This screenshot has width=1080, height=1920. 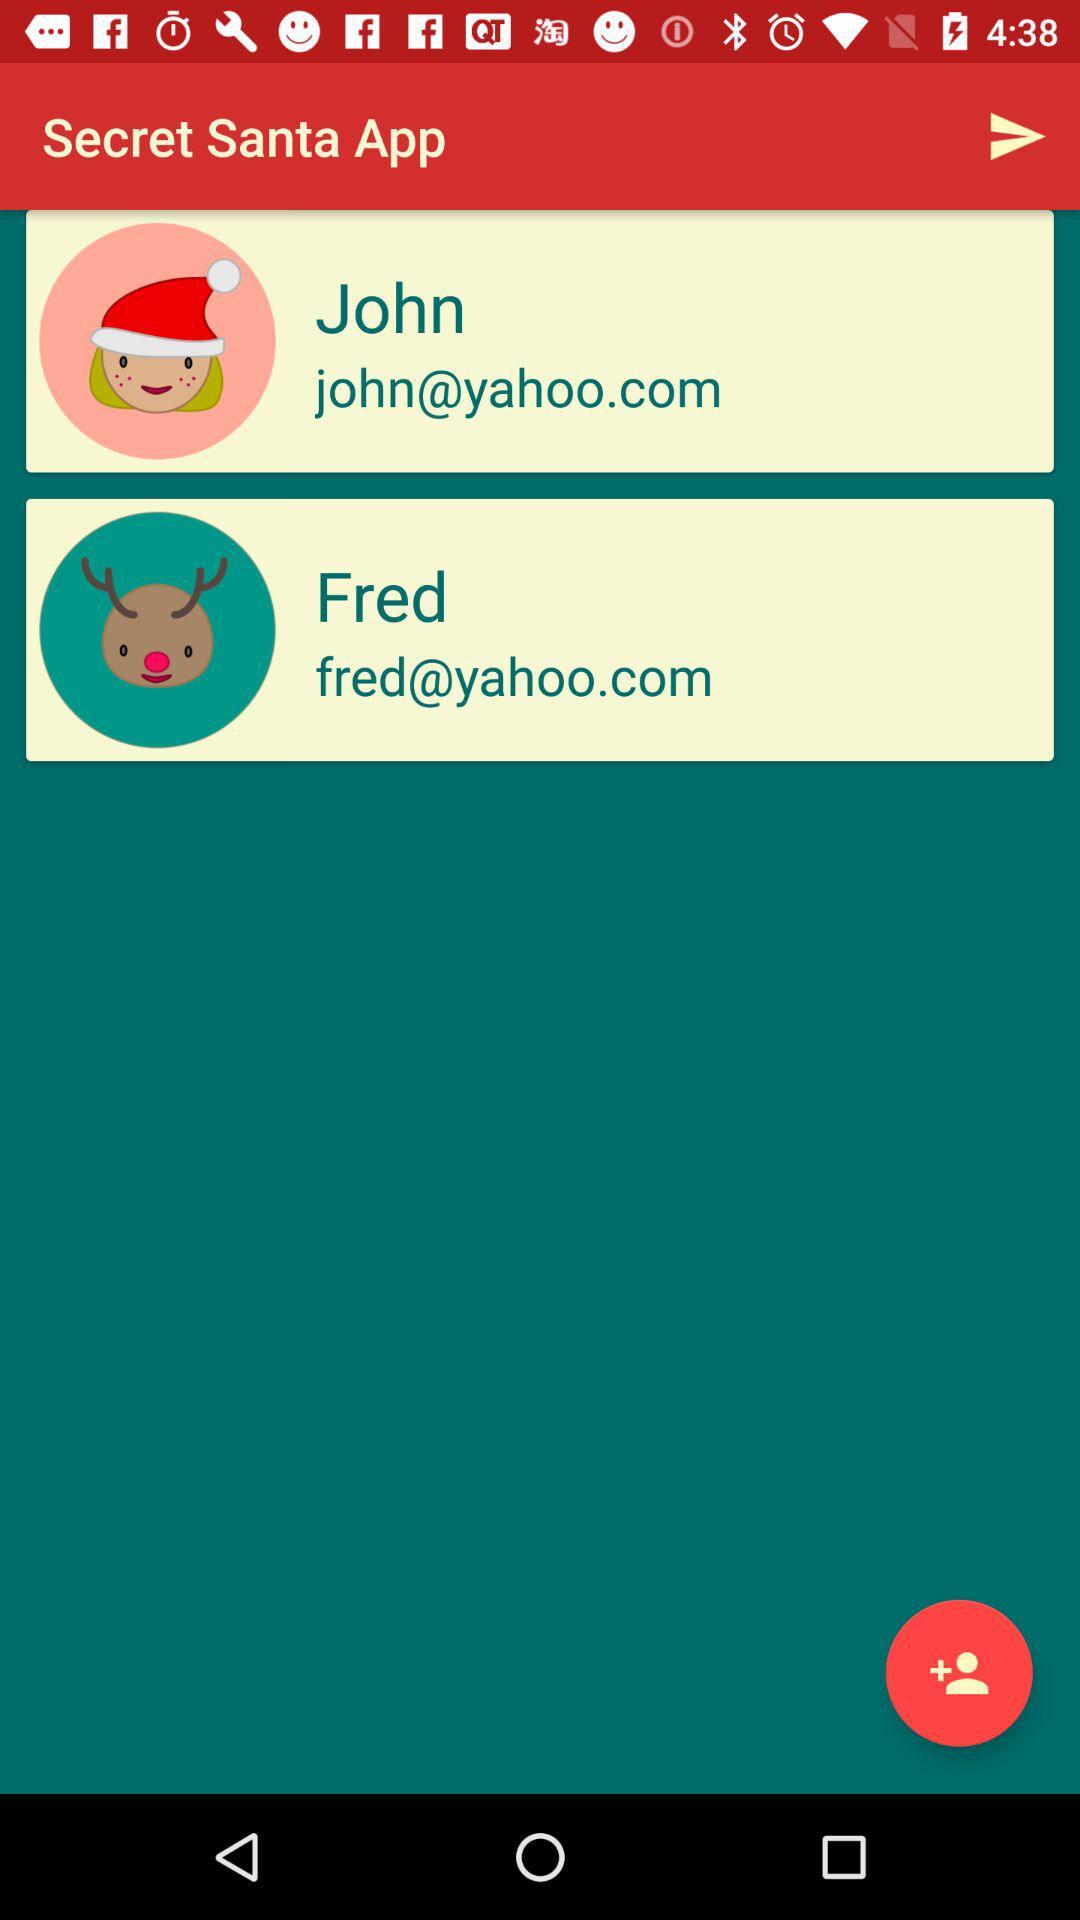 I want to click on a friend, so click(x=958, y=1673).